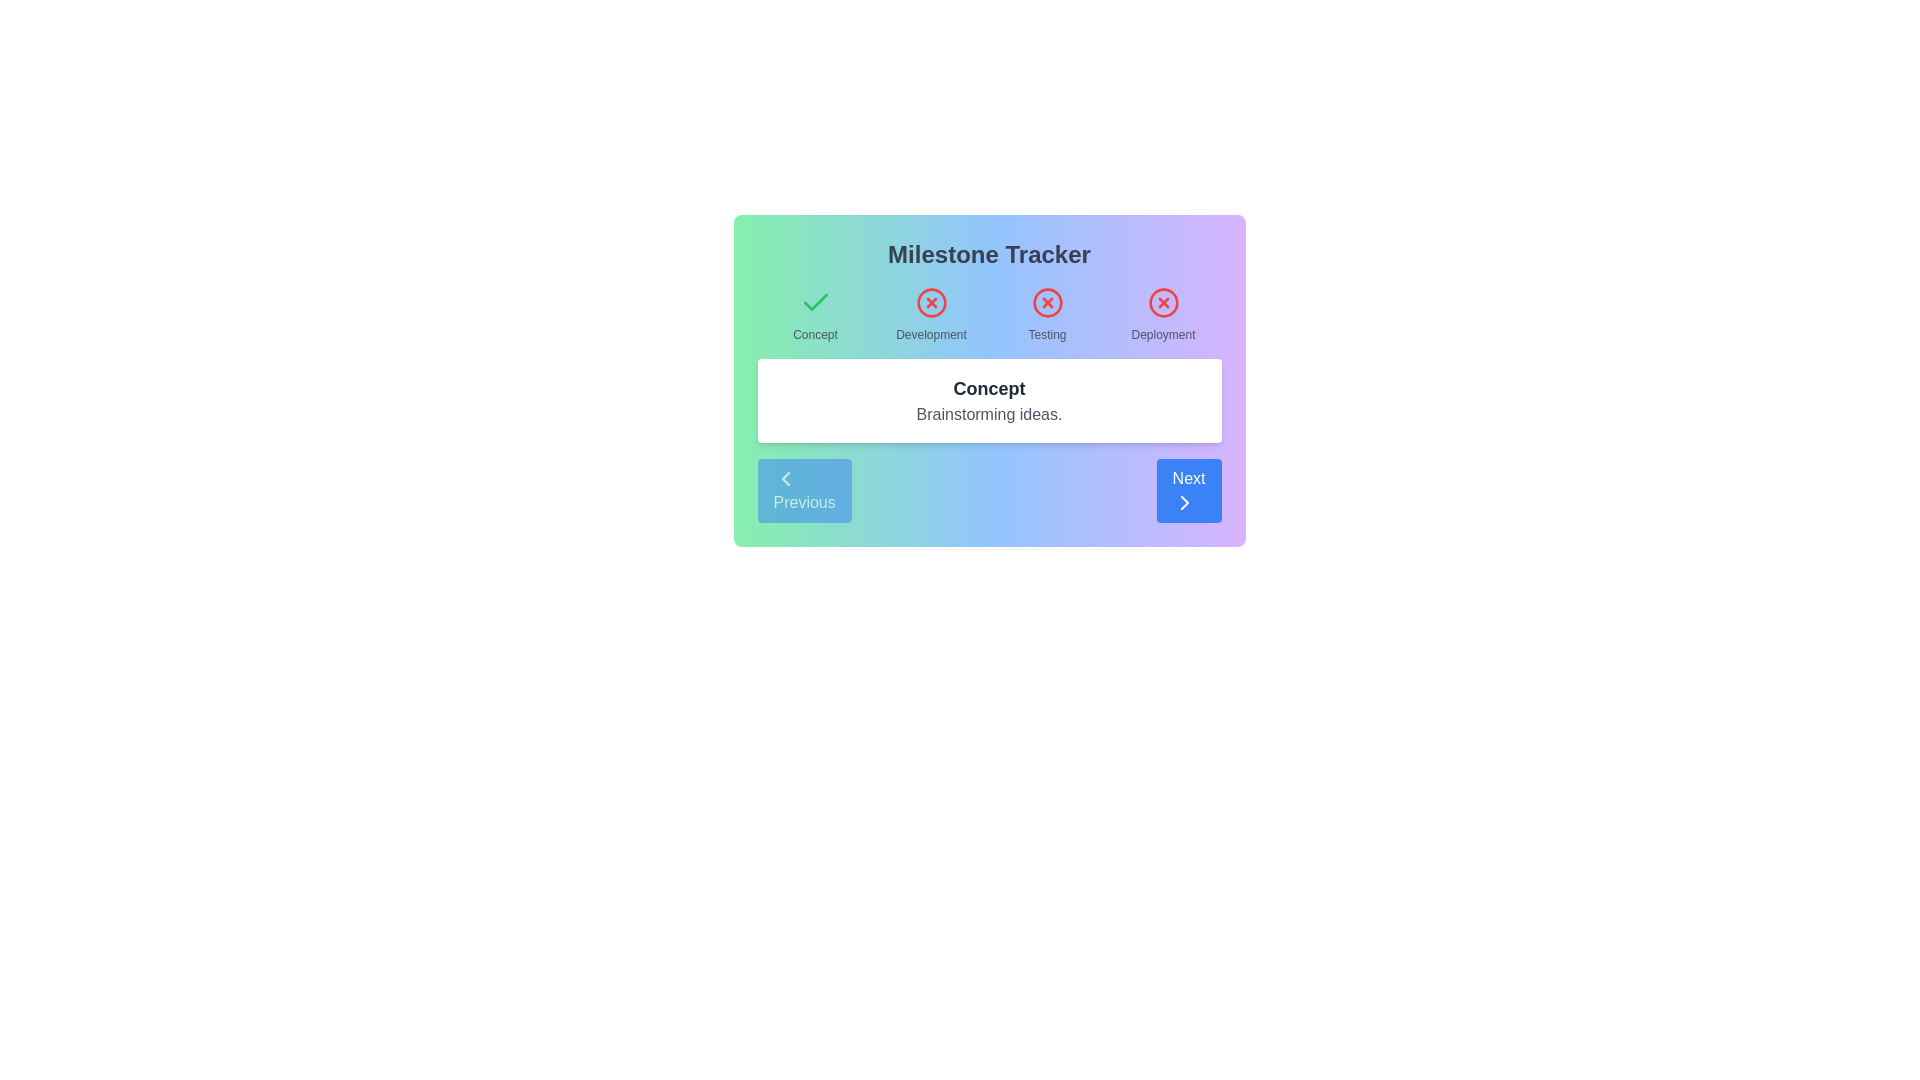  I want to click on the status of the Testing icon, which indicates incomplete or failed status in the progress tracker, located centrally in the upper section of the interface, so click(1046, 303).